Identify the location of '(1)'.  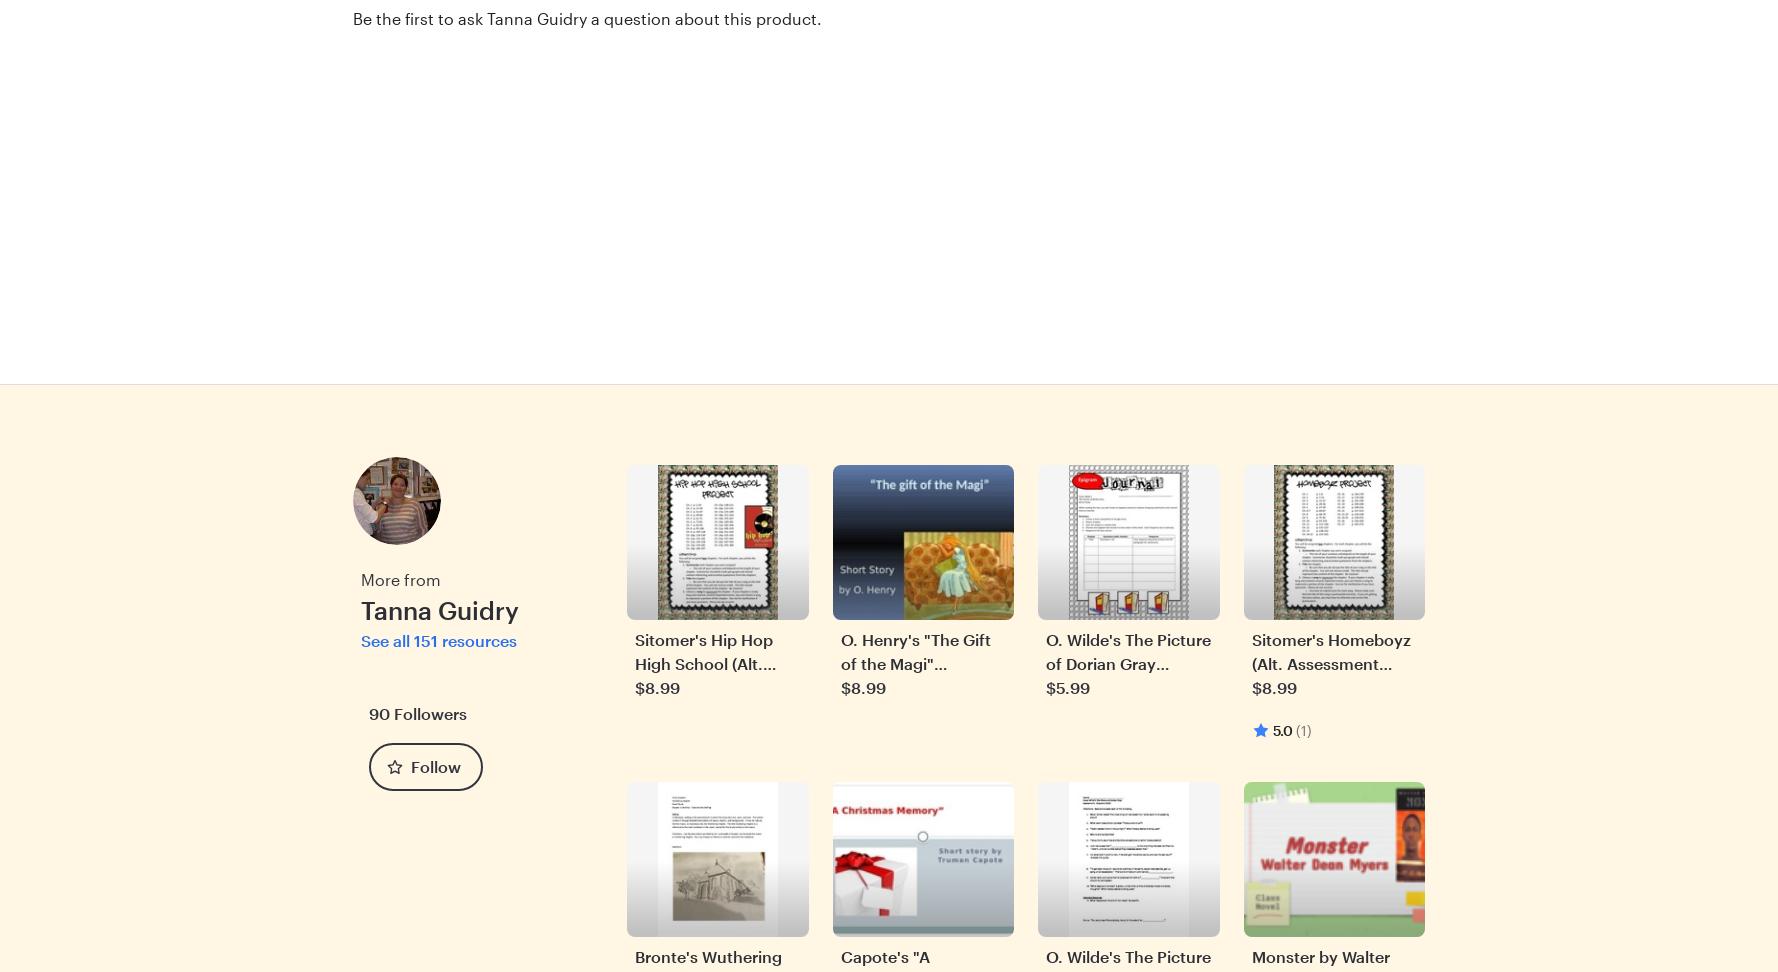
(1302, 729).